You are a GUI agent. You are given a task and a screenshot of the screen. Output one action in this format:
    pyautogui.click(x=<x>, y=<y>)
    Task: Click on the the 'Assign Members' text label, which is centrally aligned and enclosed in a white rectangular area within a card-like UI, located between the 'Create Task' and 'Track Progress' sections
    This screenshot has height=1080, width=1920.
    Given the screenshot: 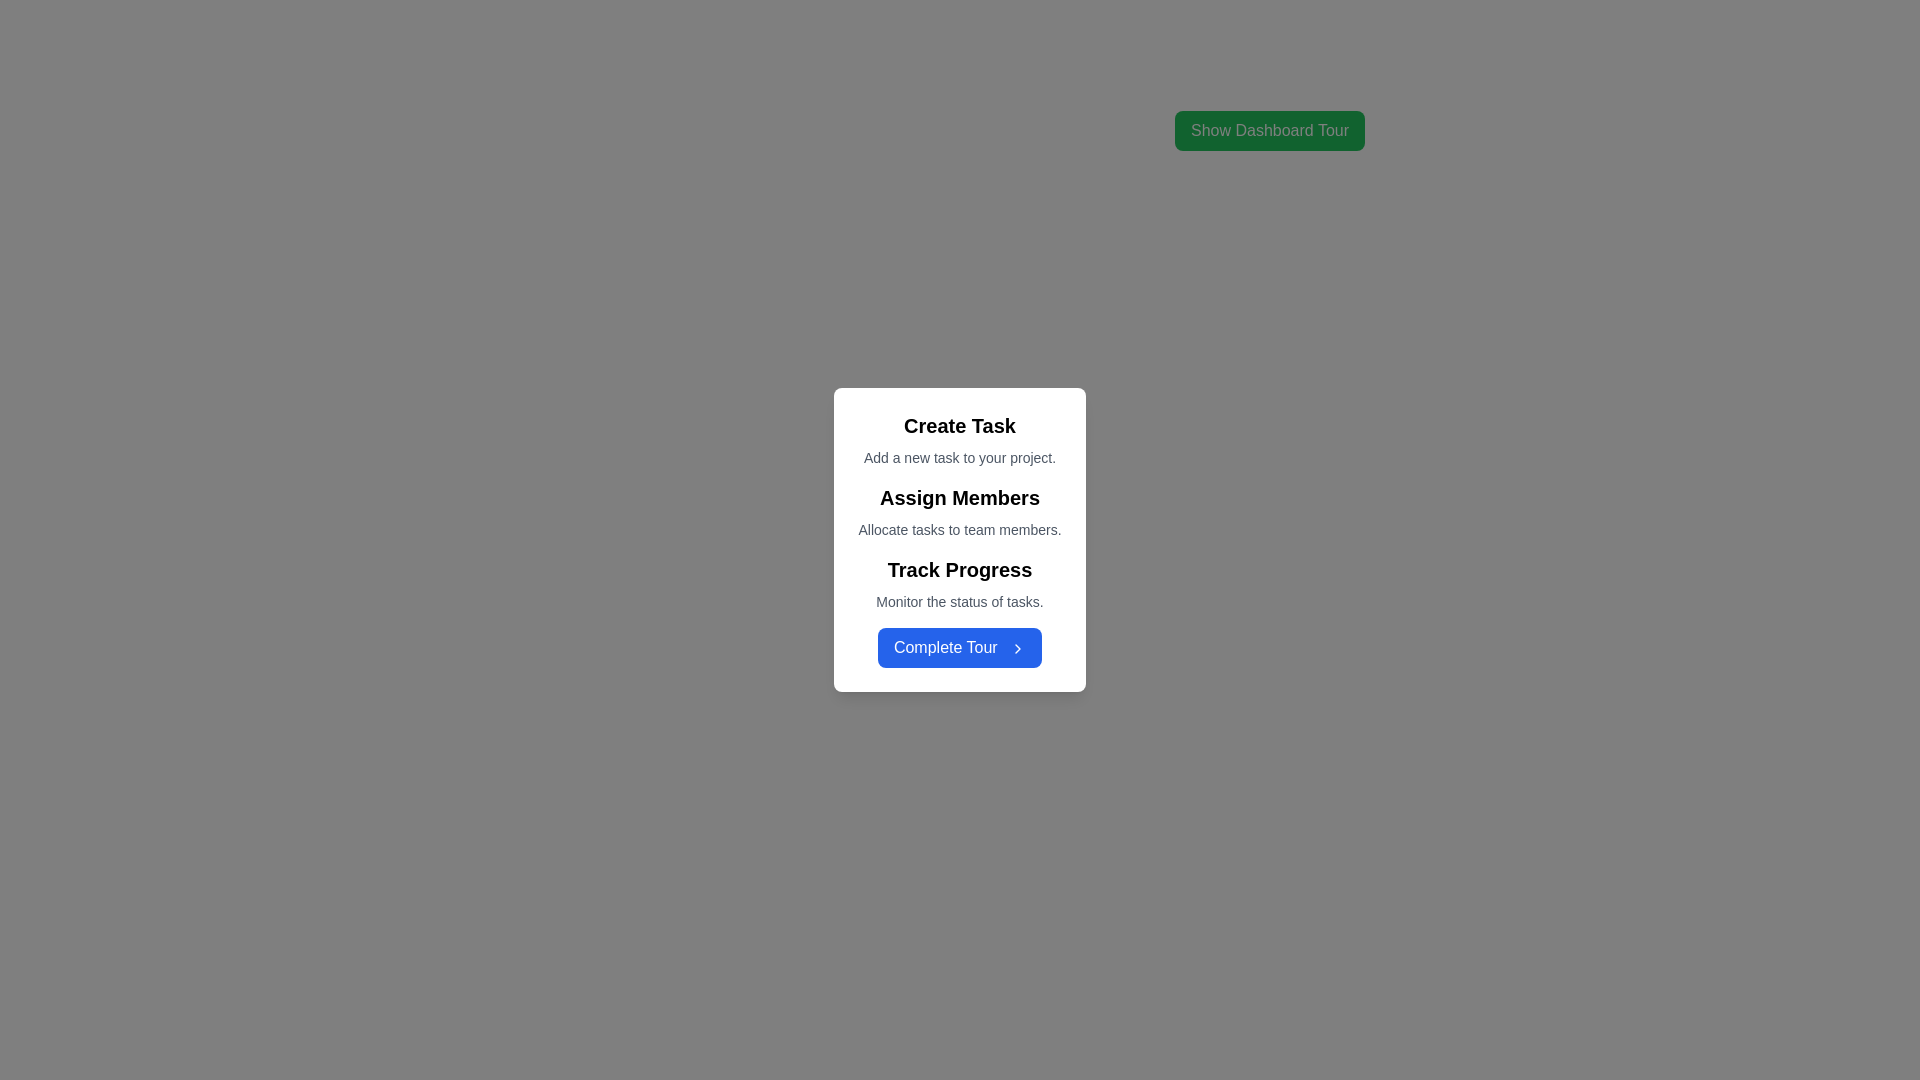 What is the action you would take?
    pyautogui.click(x=960, y=511)
    